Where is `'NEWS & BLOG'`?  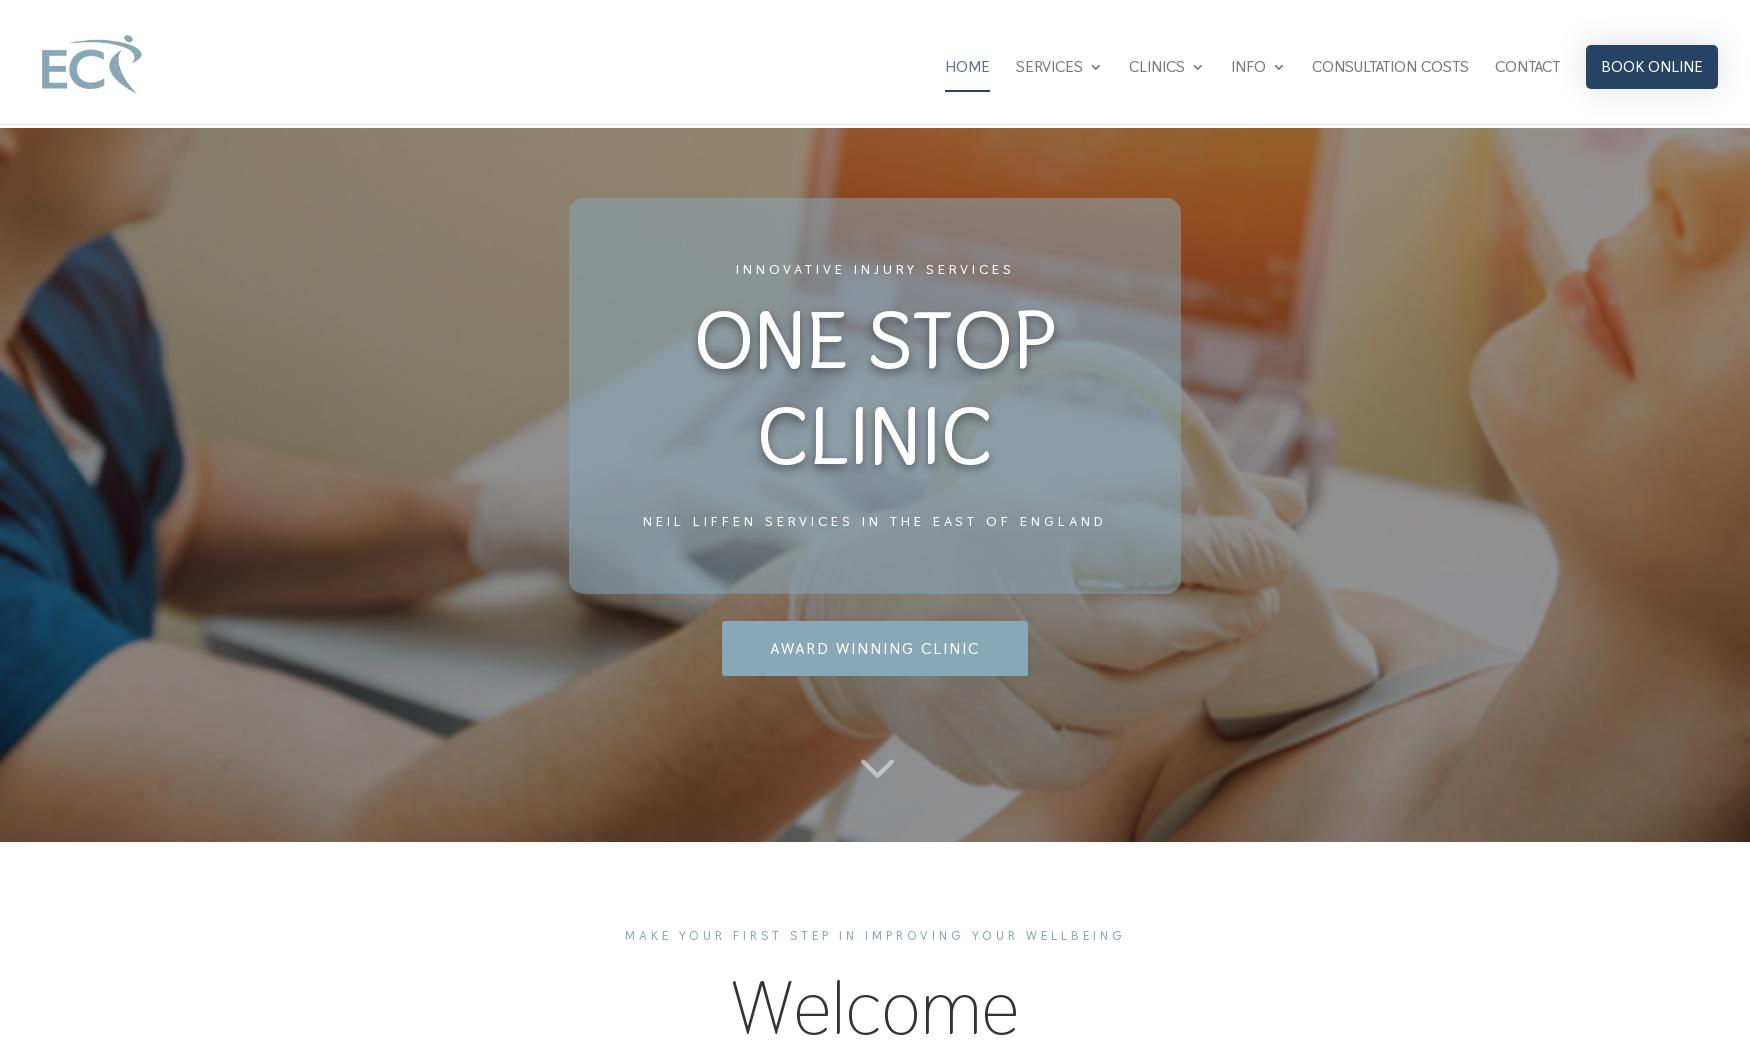
'NEWS & BLOG' is located at coordinates (1321, 319).